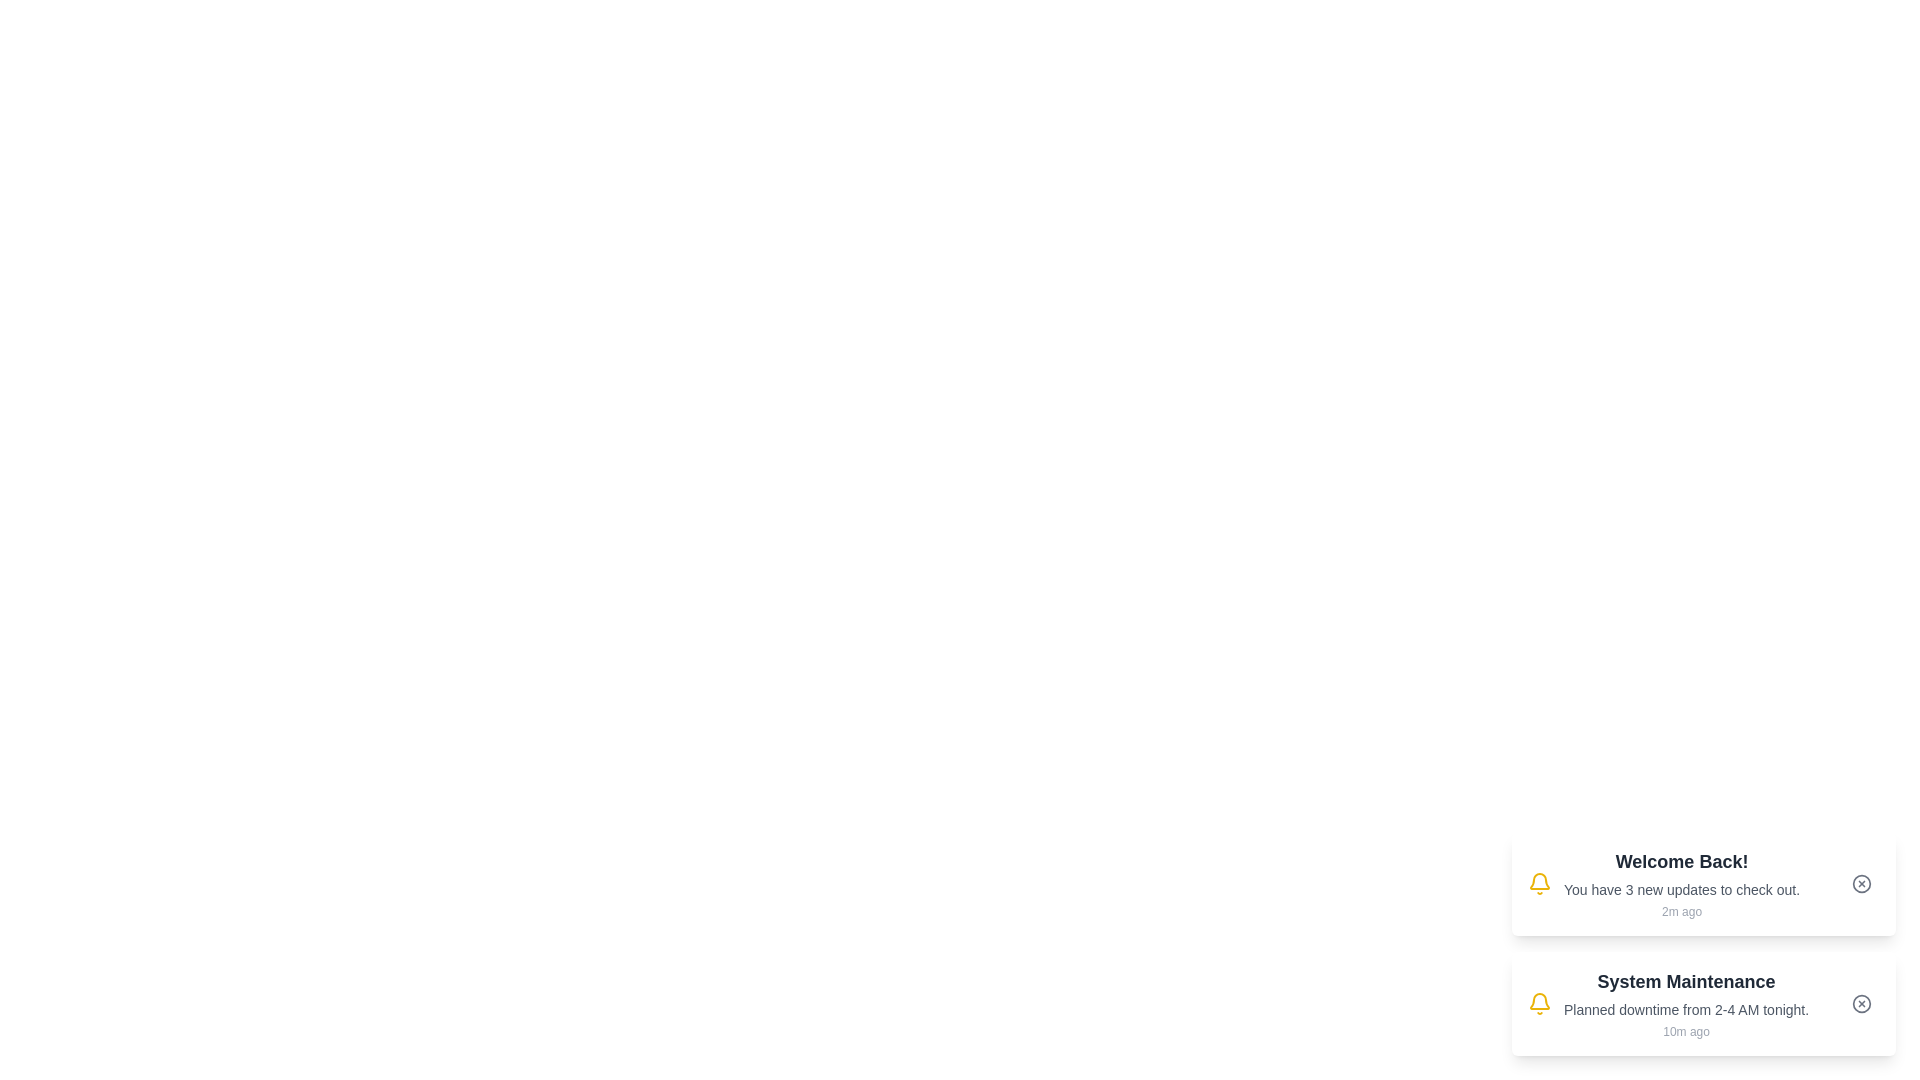 The height and width of the screenshot is (1080, 1920). Describe the element at coordinates (1861, 882) in the screenshot. I see `dismiss button for the notification titled 'Welcome Back!'` at that location.